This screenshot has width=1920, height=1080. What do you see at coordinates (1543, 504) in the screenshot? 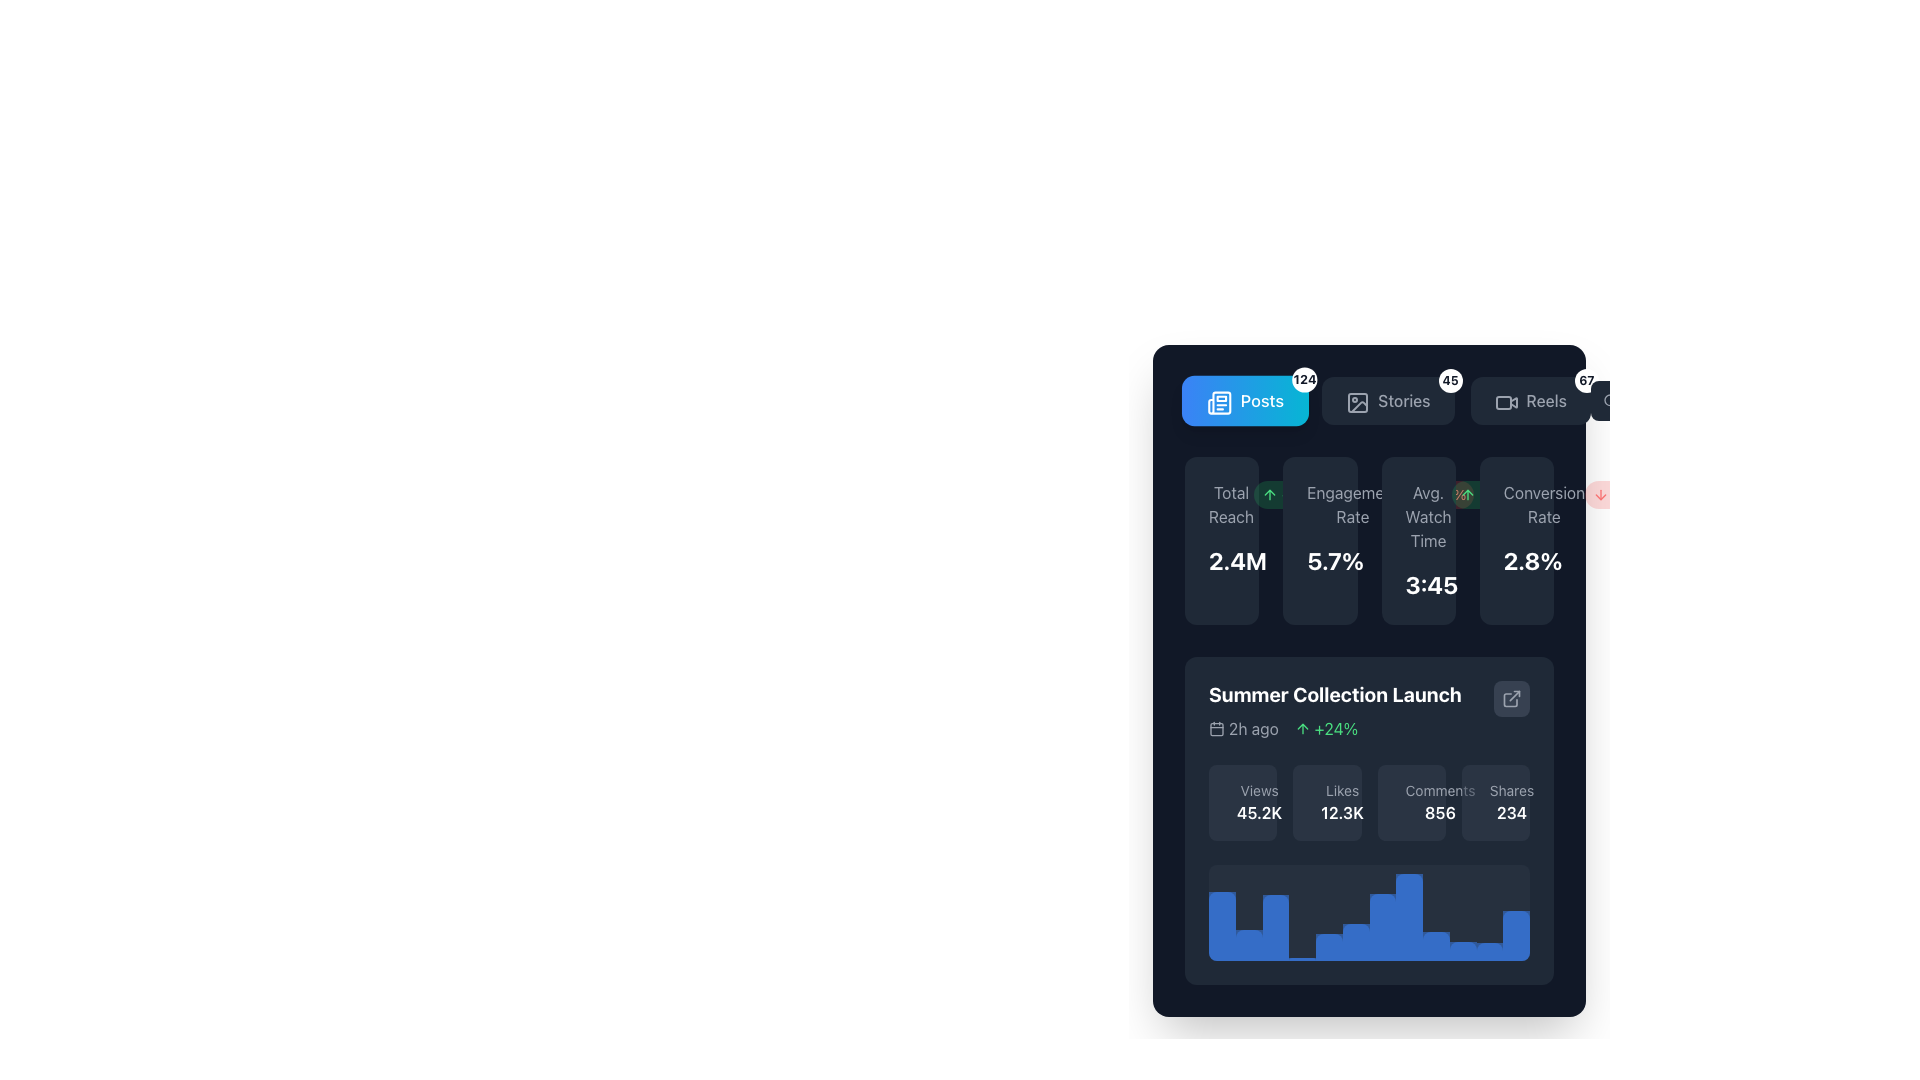
I see `the 'Conversion Rate' text label located at the top-right corner of the interface, above the numerical value '-8.3%'` at bounding box center [1543, 504].